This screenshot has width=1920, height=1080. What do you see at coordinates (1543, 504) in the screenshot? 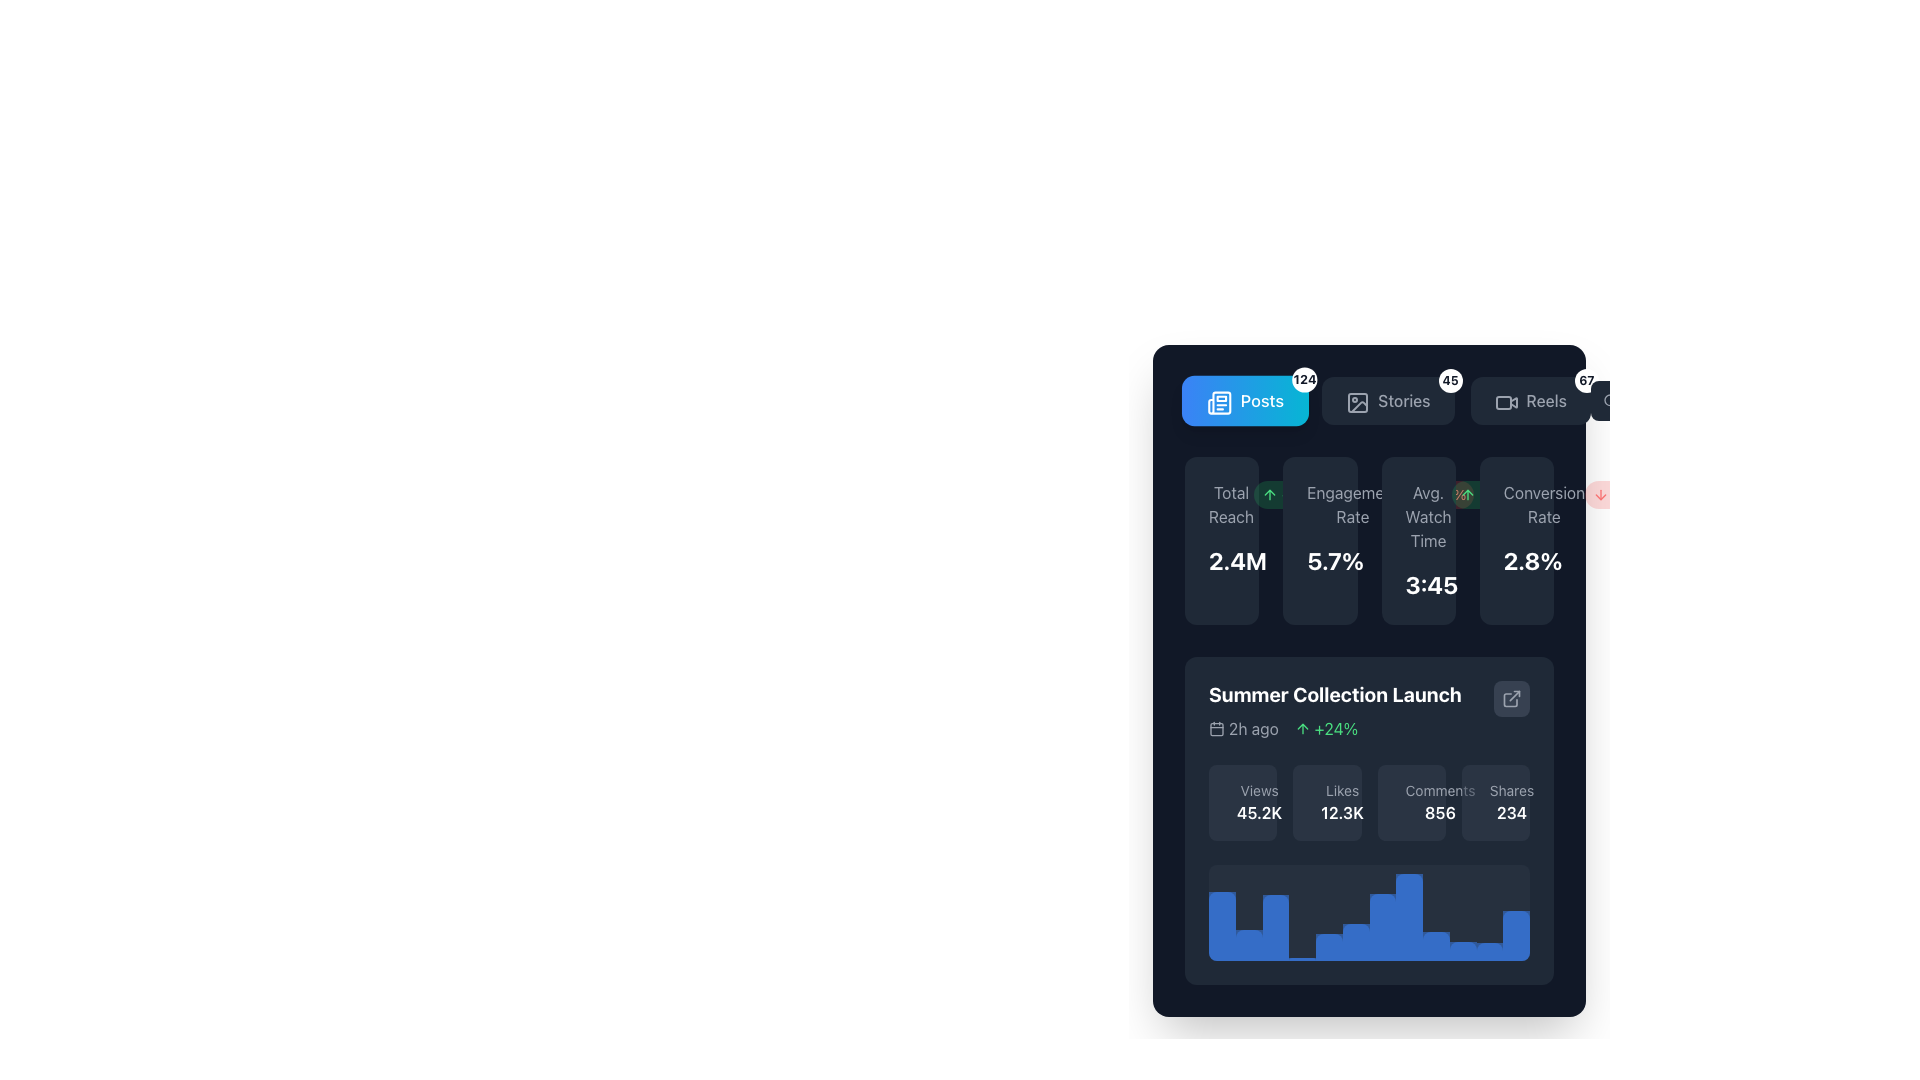
I see `the 'Conversion Rate' text label located at the top-right corner of the interface, above the numerical value '-8.3%'` at bounding box center [1543, 504].